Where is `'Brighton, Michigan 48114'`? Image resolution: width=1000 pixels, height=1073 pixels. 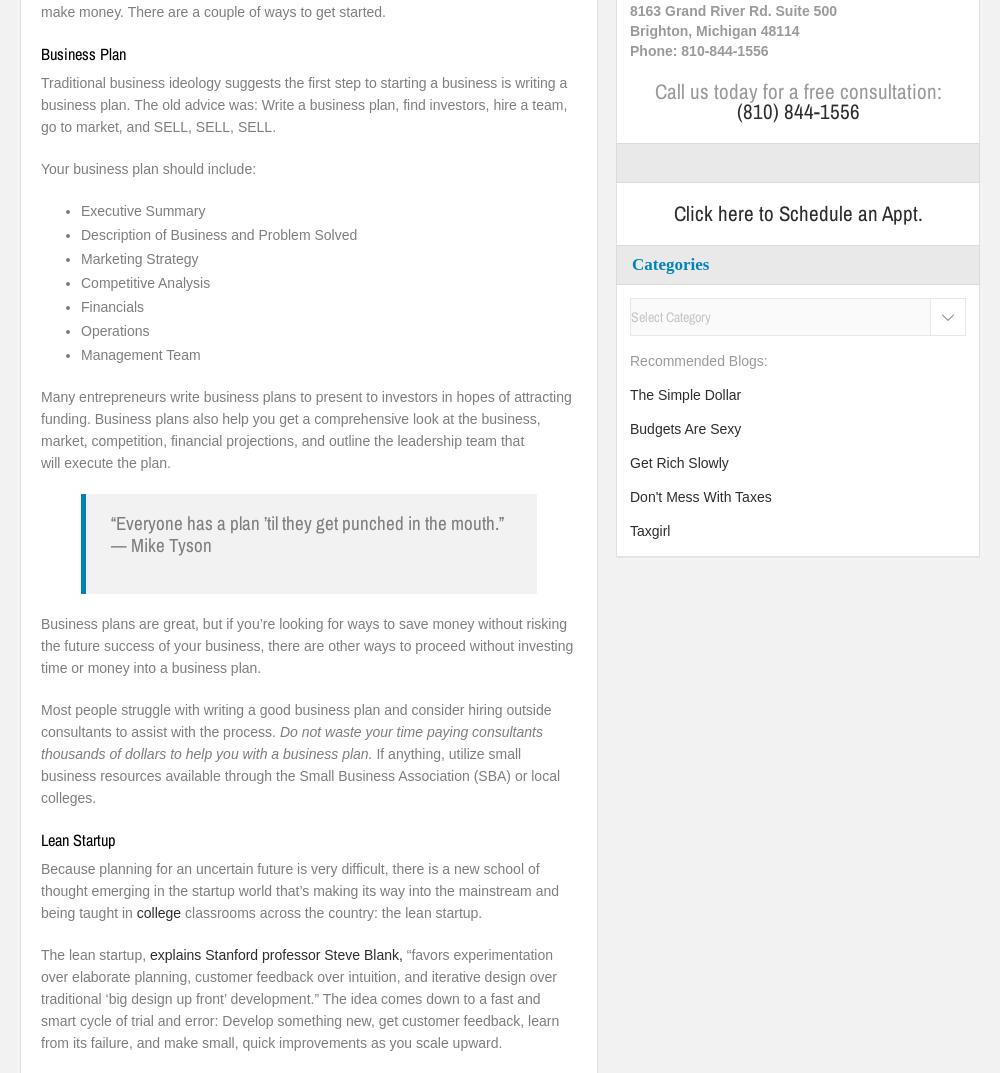
'Brighton, Michigan 48114' is located at coordinates (630, 30).